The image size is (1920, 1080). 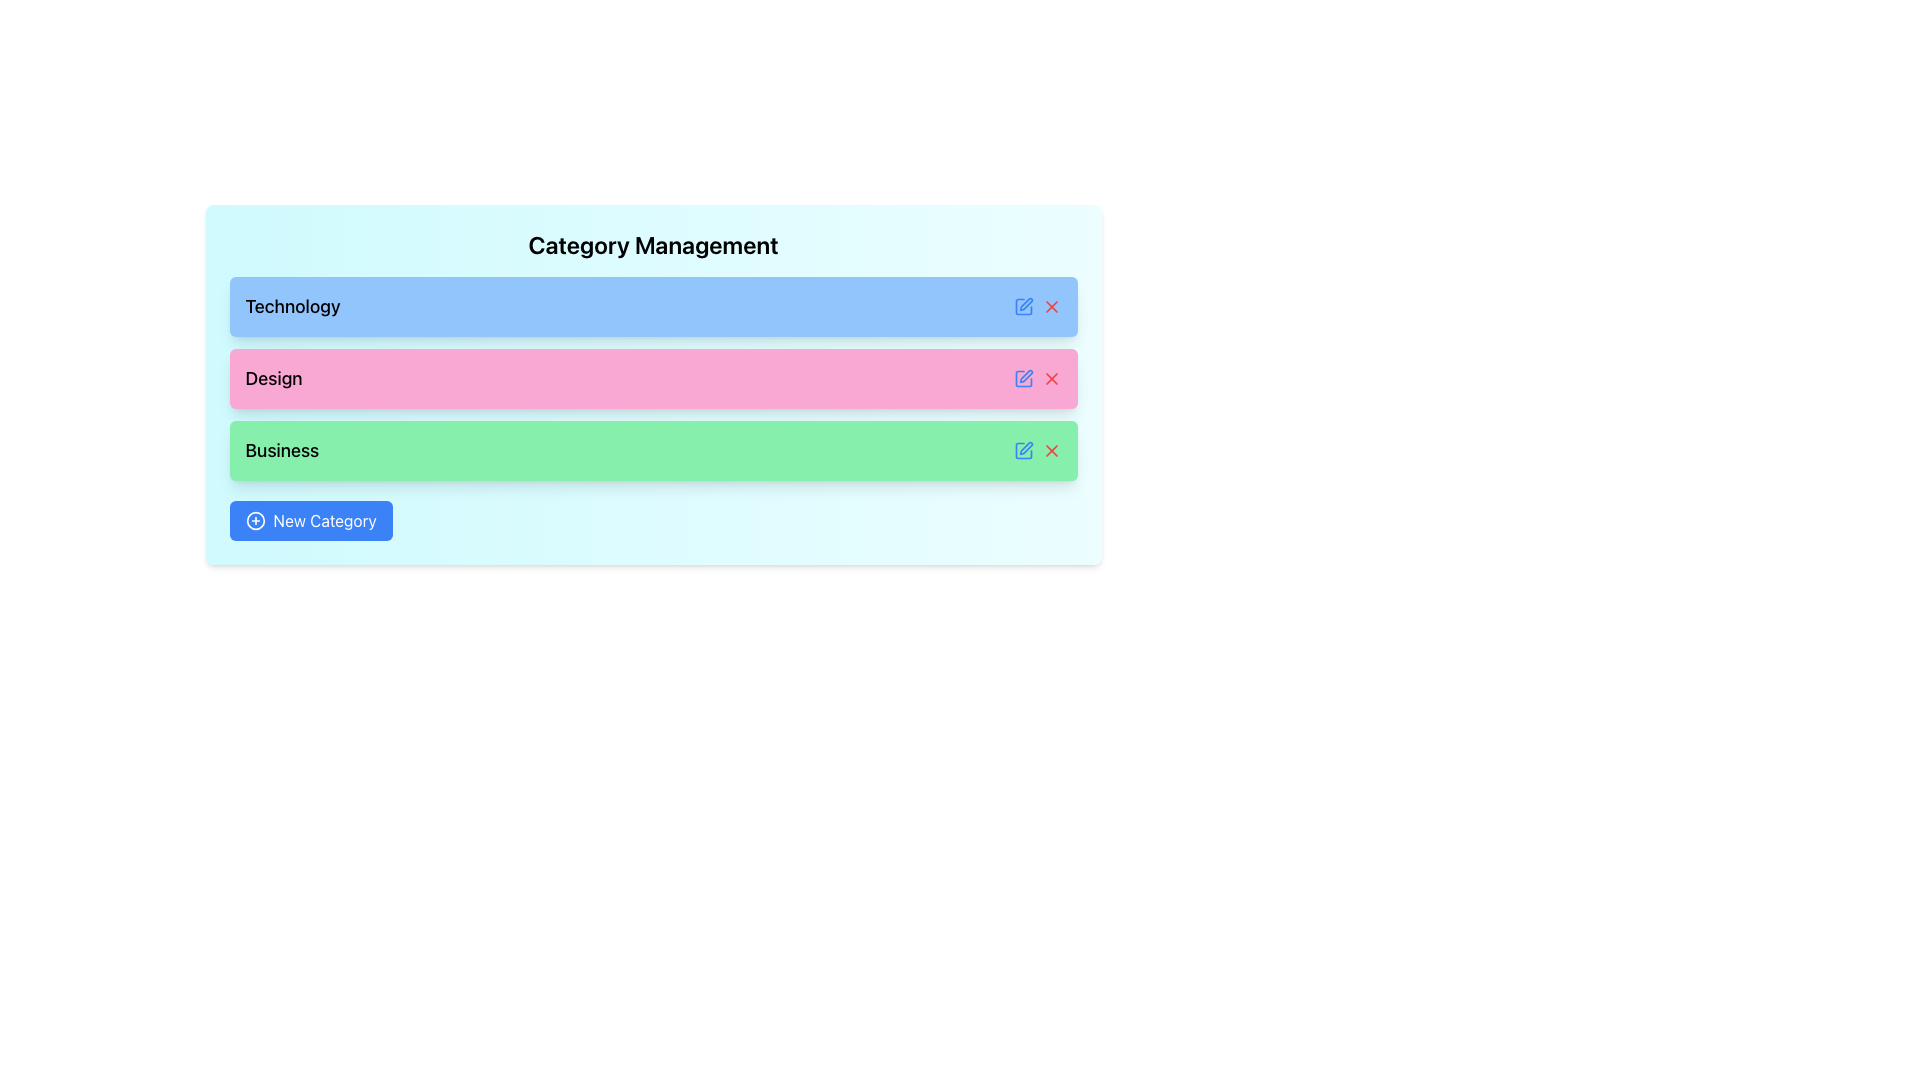 I want to click on the pen icon to the right of the 'Design' label within the pink rectangular section to initiate an edit action, so click(x=1026, y=376).